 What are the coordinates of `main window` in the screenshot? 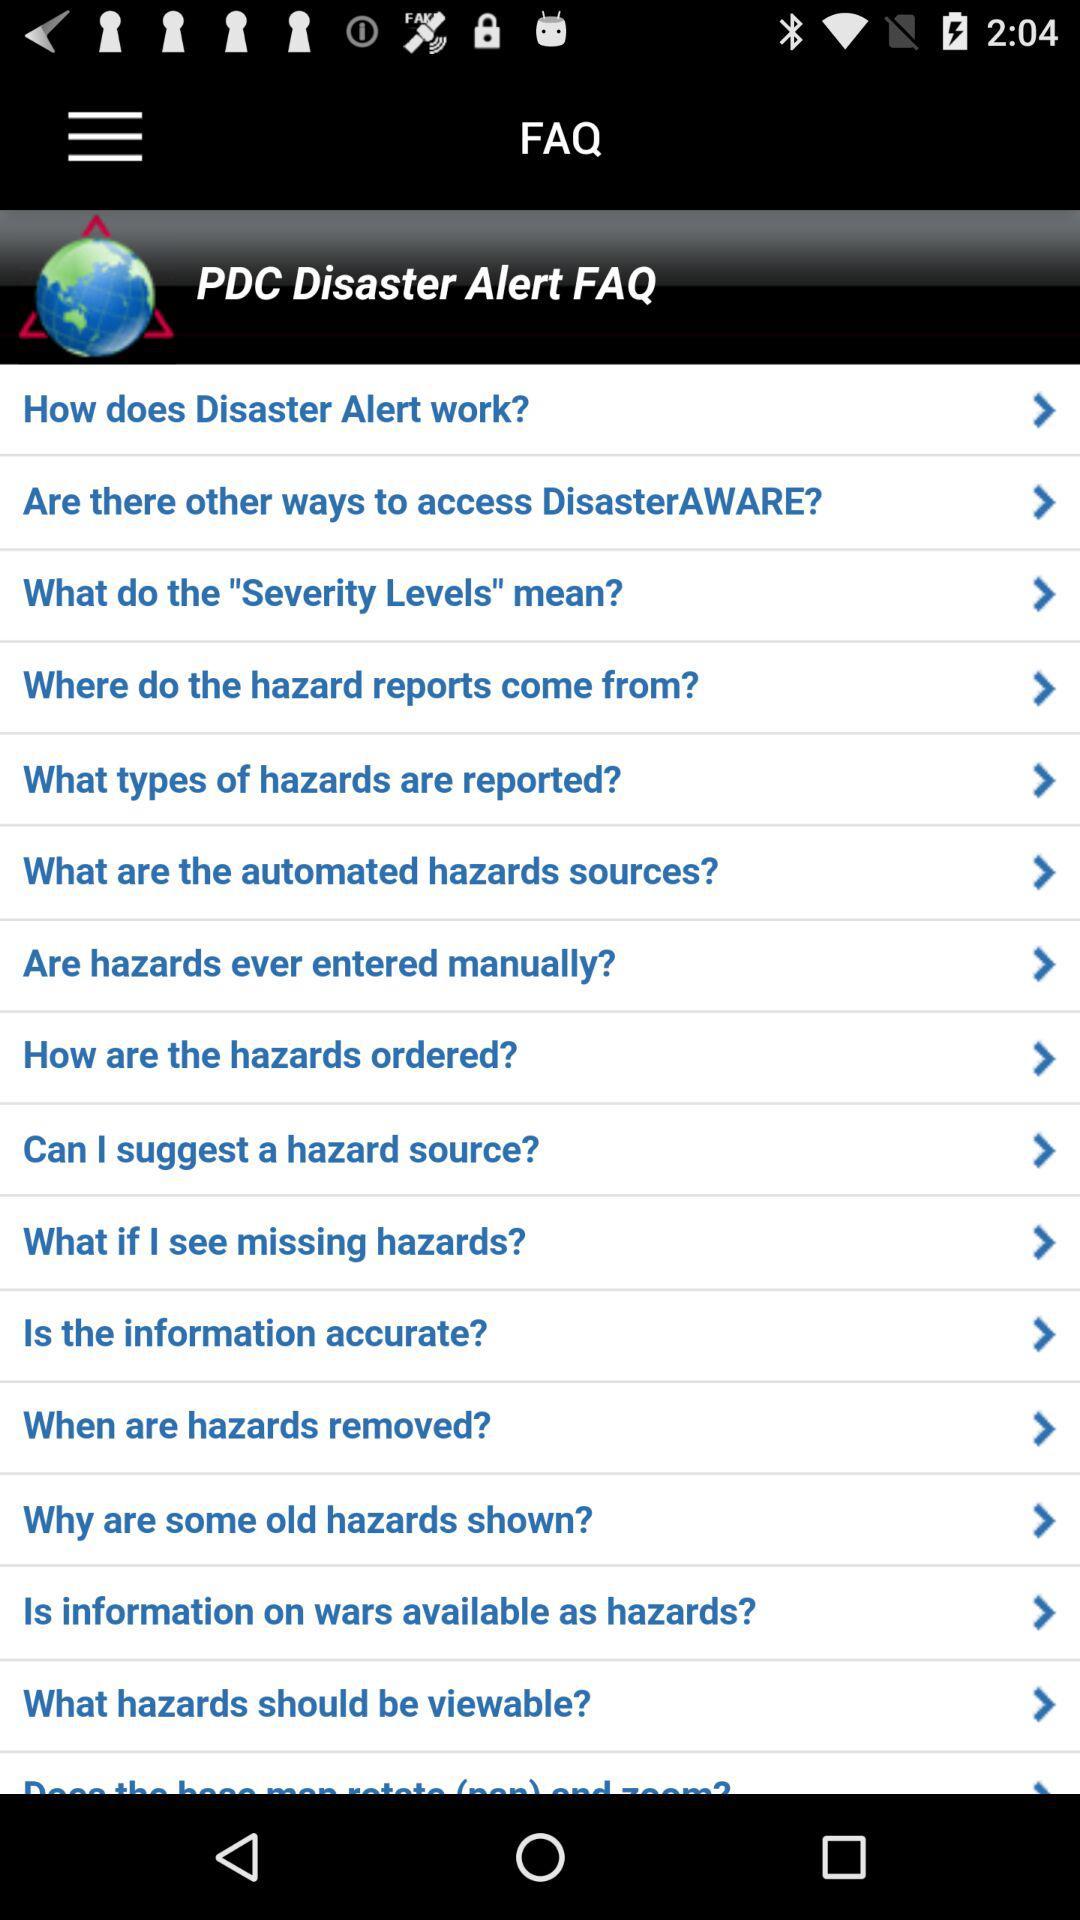 It's located at (540, 1002).